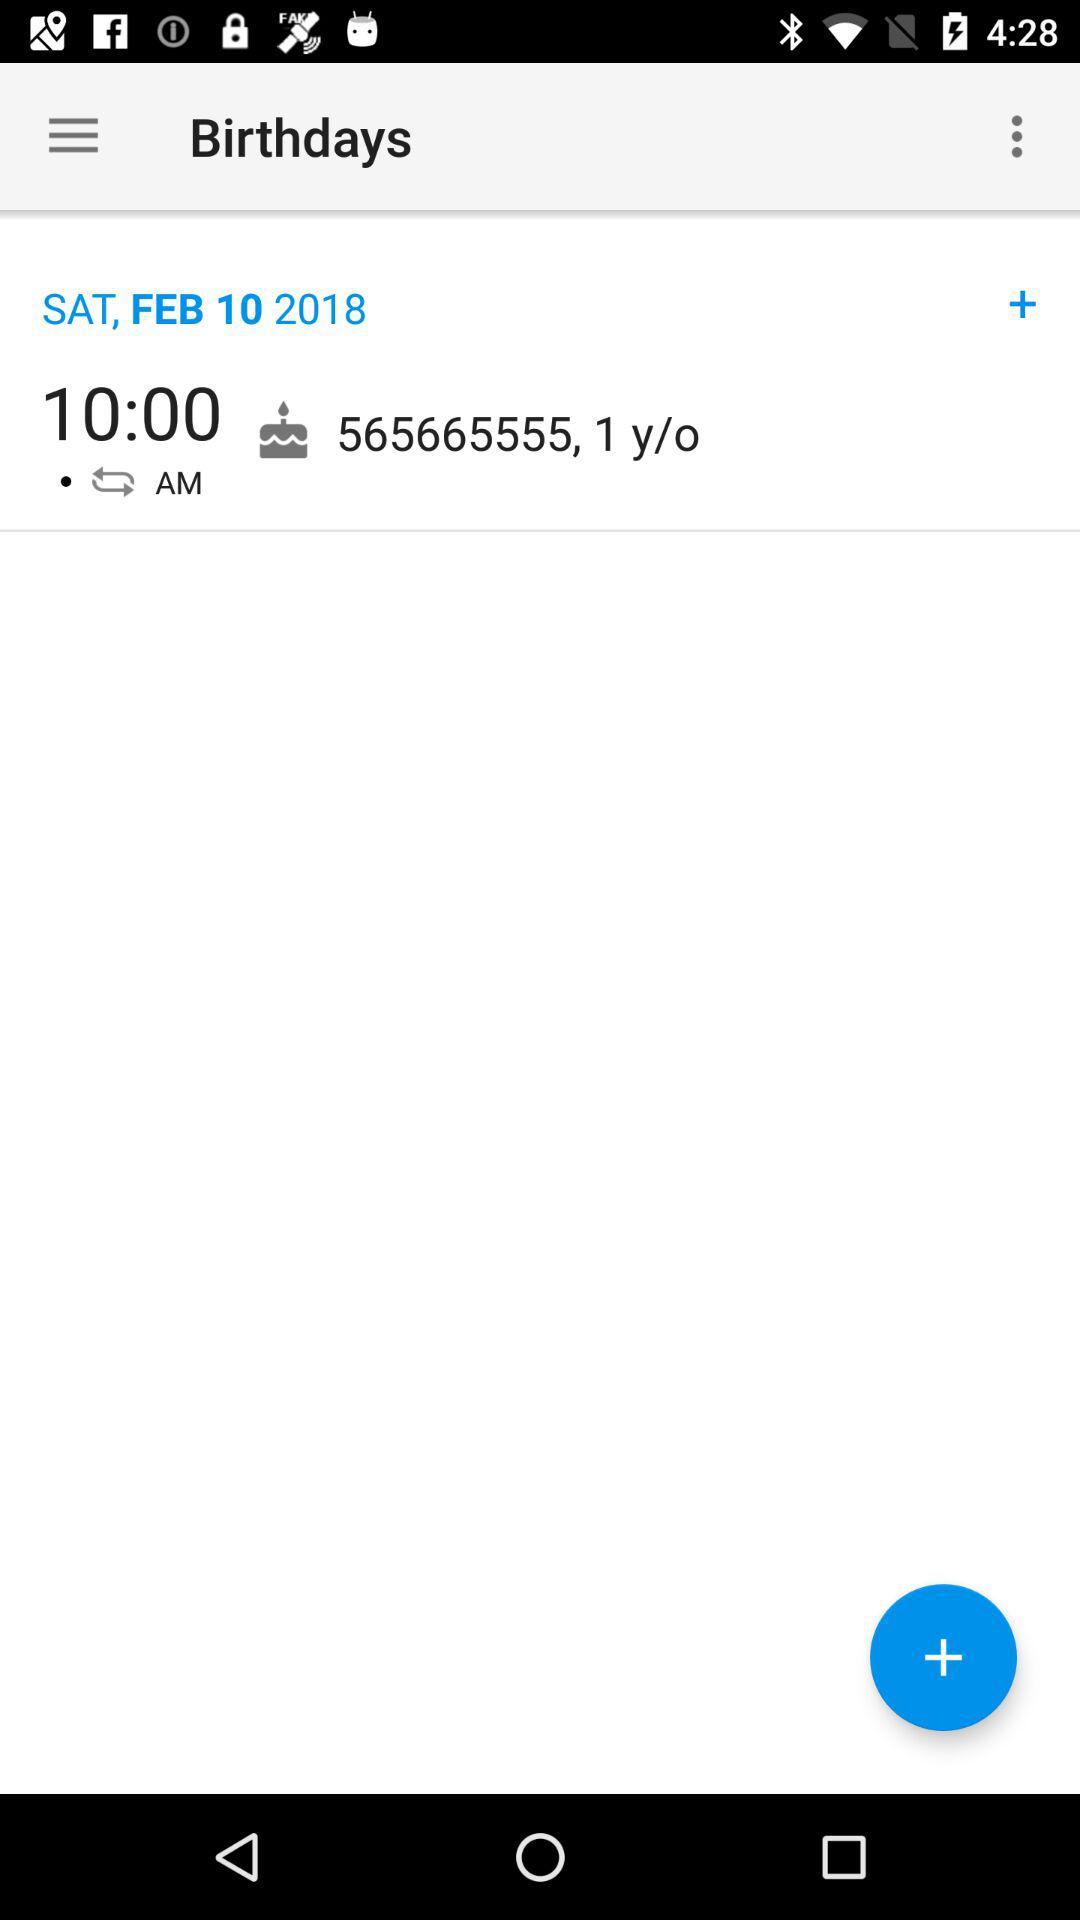 The image size is (1080, 1920). What do you see at coordinates (943, 1657) in the screenshot?
I see `the item at the bottom right corner` at bounding box center [943, 1657].